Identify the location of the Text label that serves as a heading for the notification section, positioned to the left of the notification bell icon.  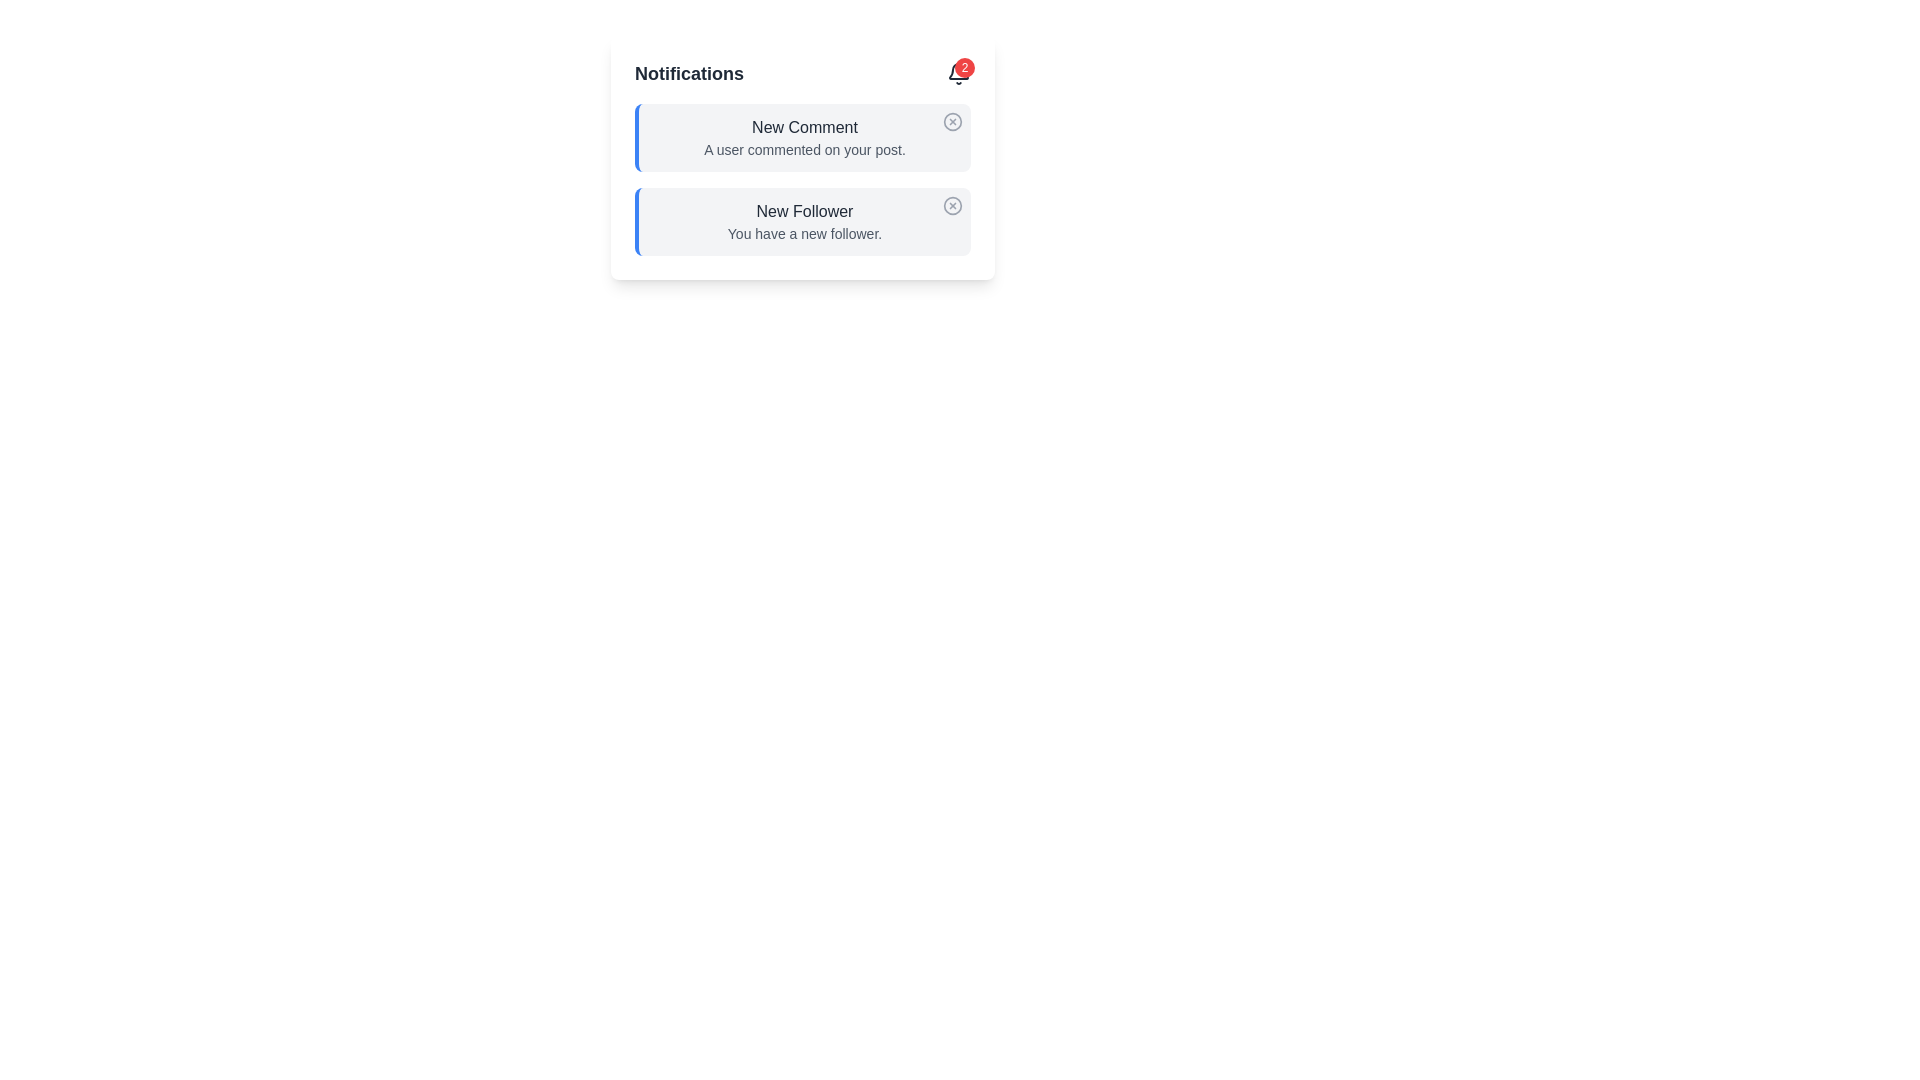
(689, 72).